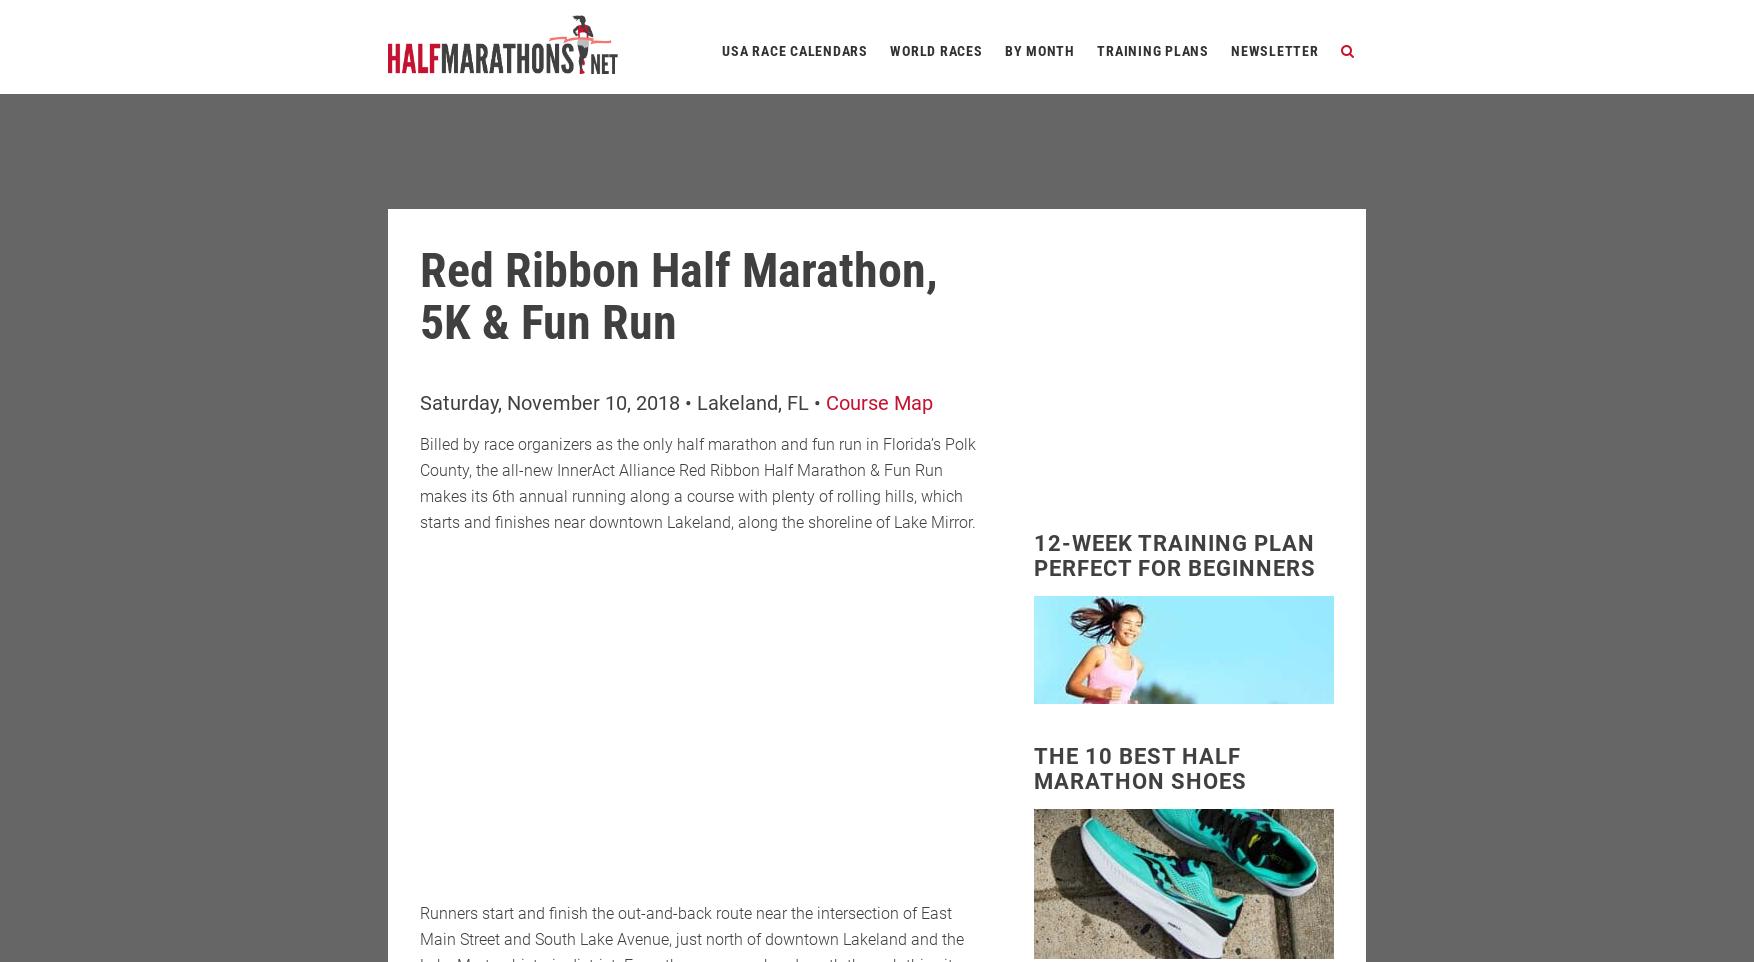  Describe the element at coordinates (935, 50) in the screenshot. I see `'World Races'` at that location.